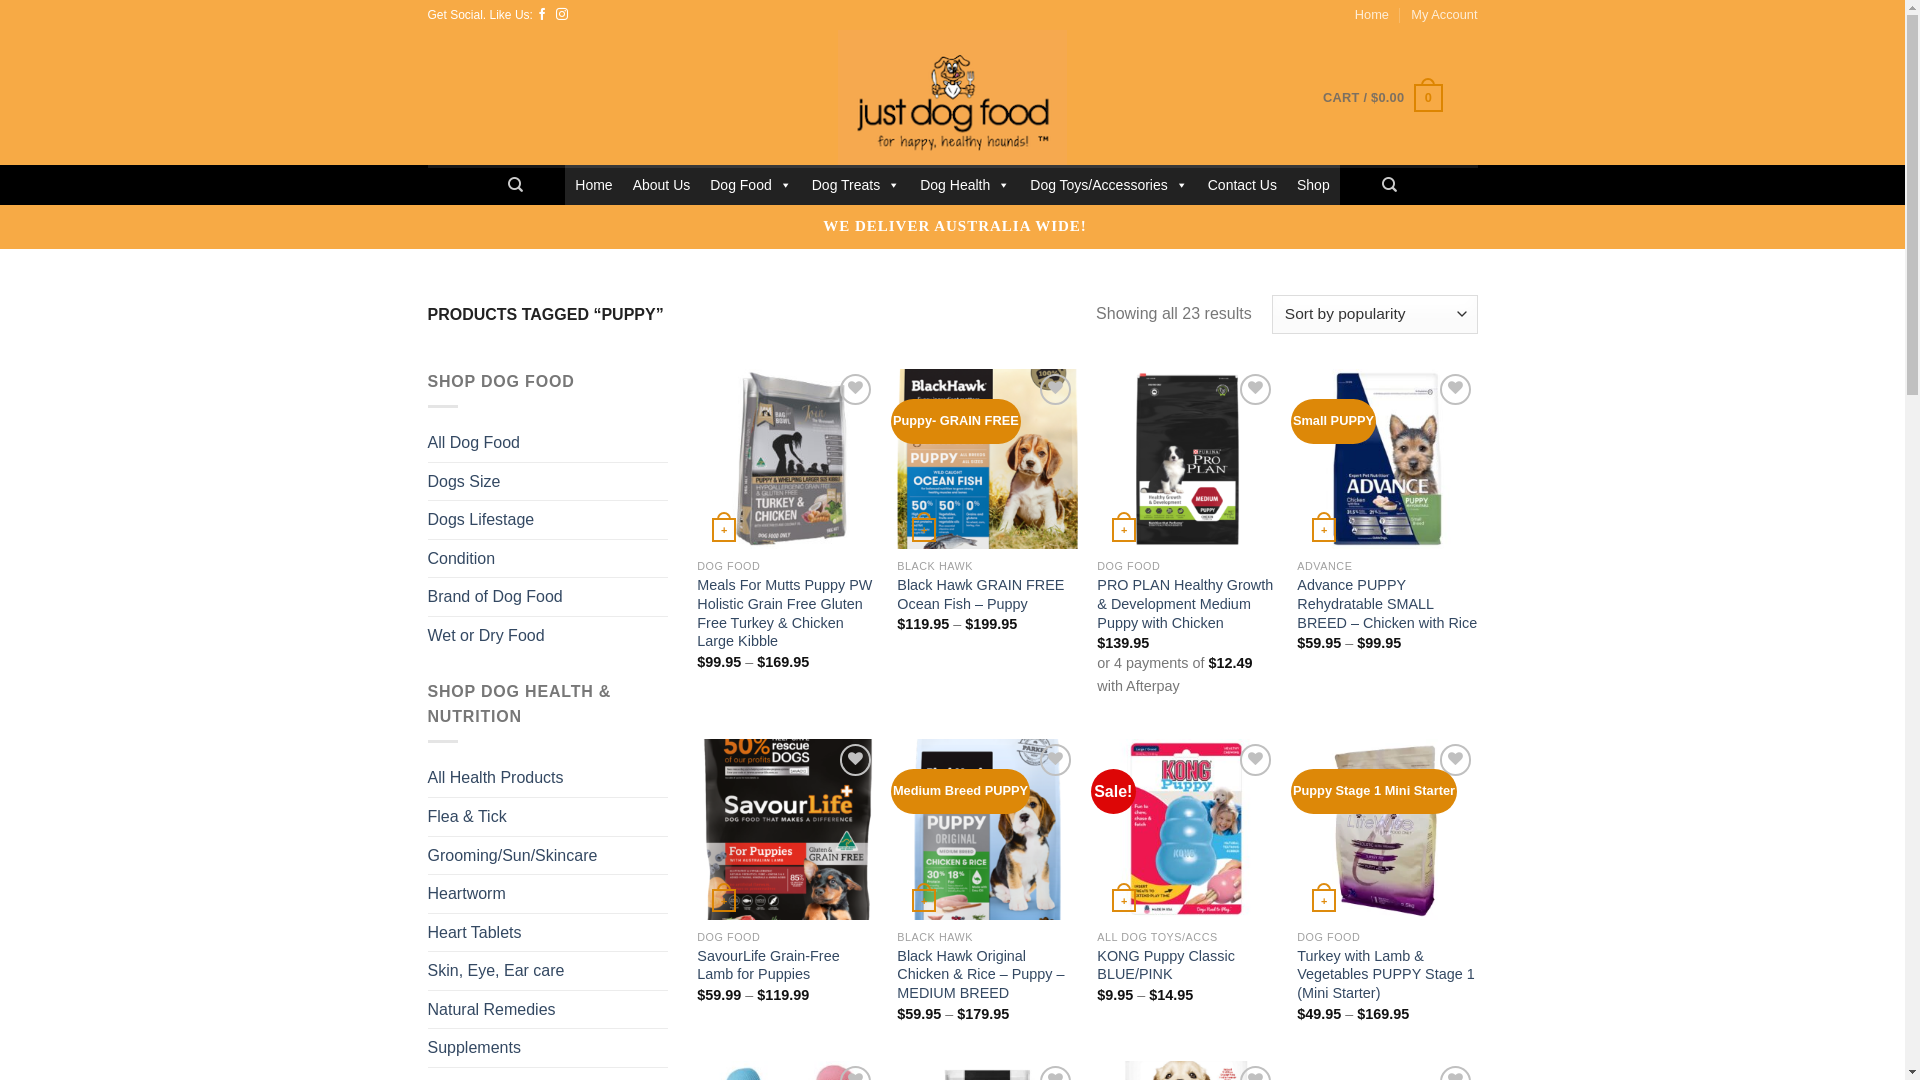 This screenshot has width=1920, height=1080. Describe the element at coordinates (460, 559) in the screenshot. I see `'Condition'` at that location.